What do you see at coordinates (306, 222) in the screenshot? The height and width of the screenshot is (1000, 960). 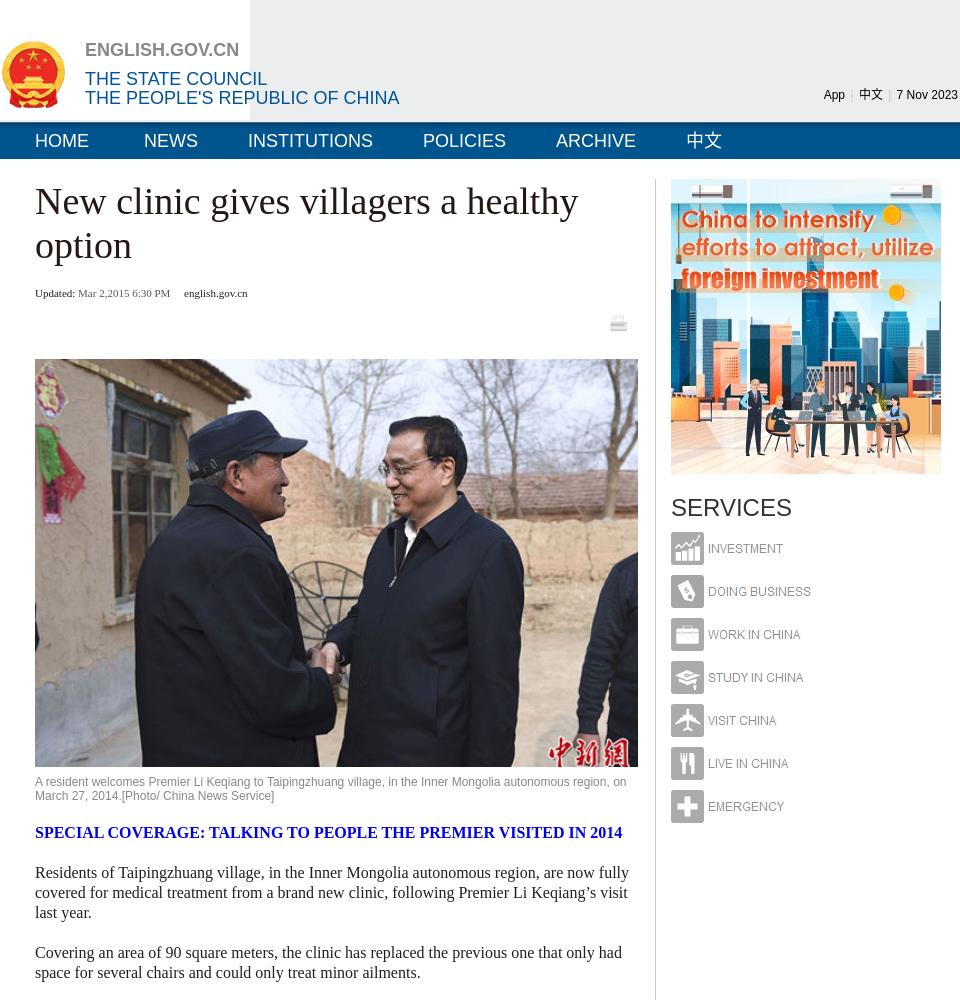 I see `'New clinic gives villagers a healthy option'` at bounding box center [306, 222].